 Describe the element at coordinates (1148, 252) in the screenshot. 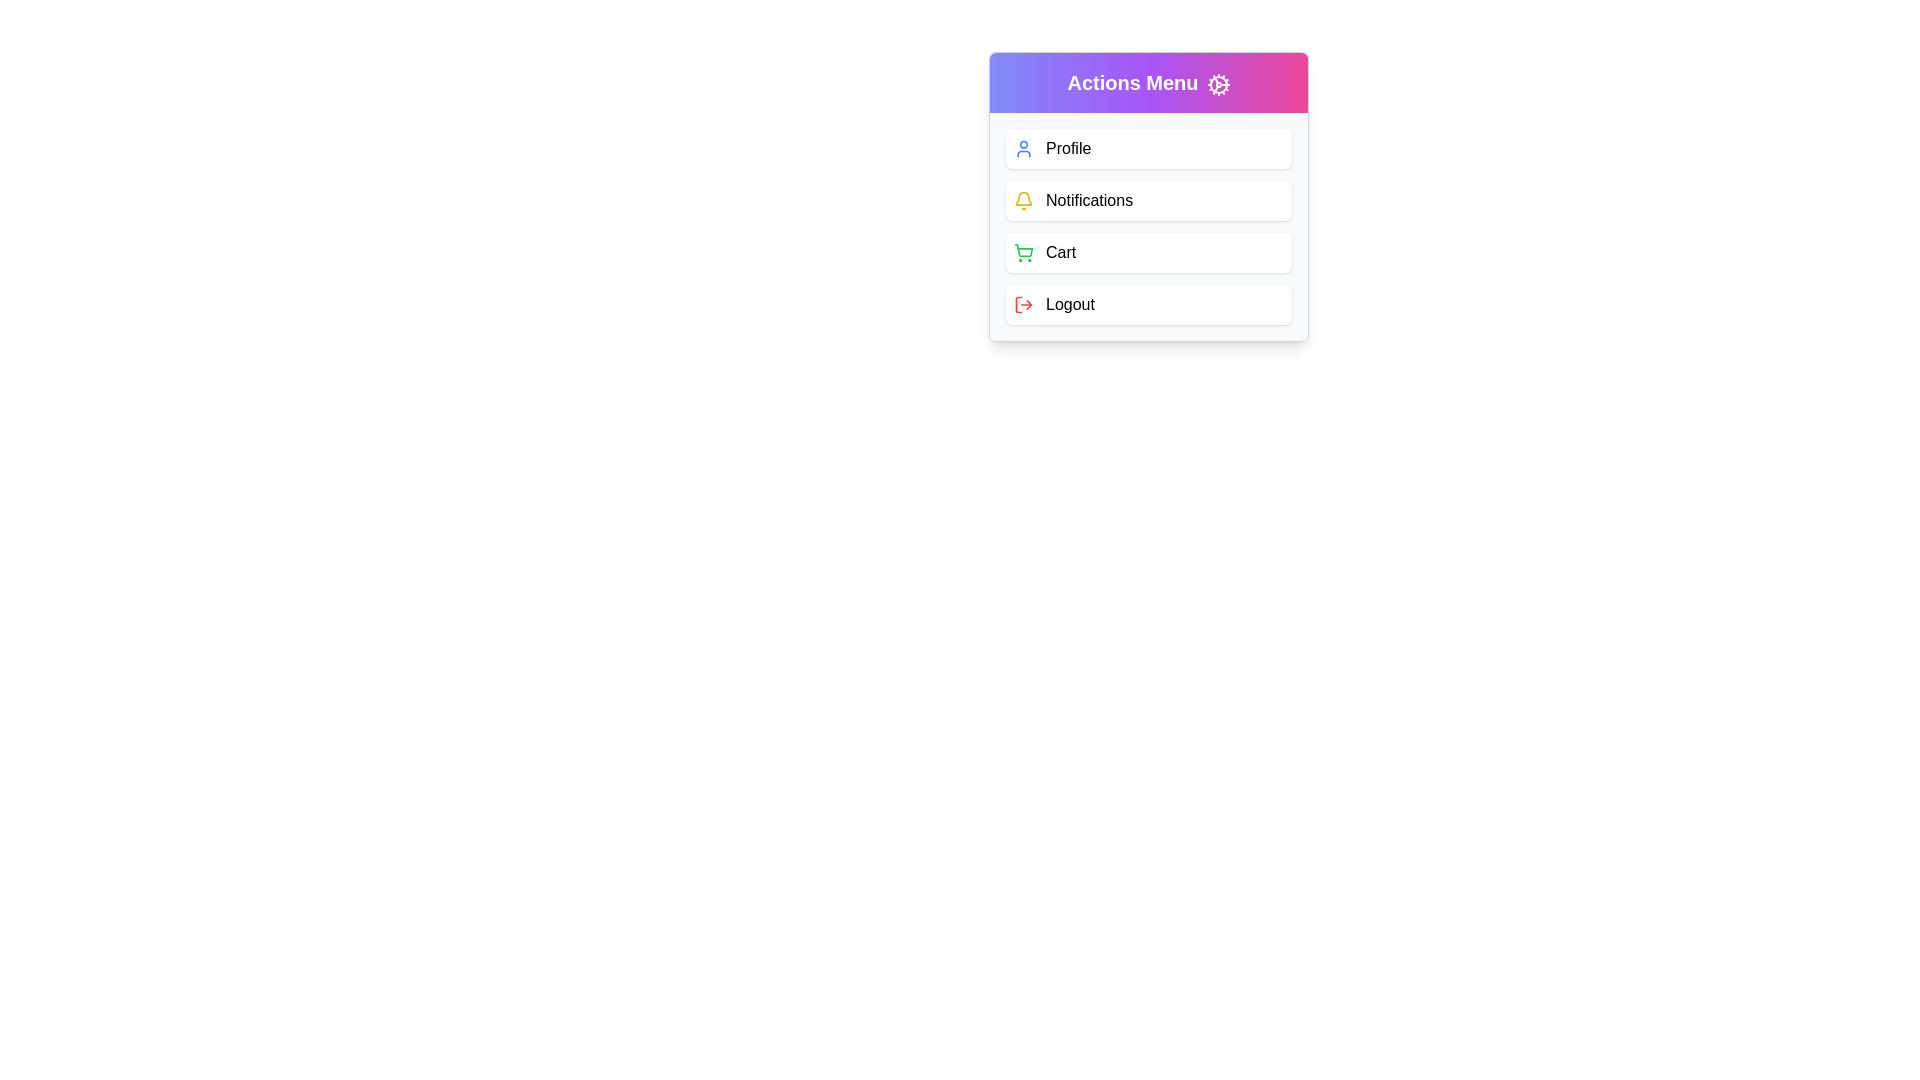

I see `the menu item Cart to observe its hover effect` at that location.